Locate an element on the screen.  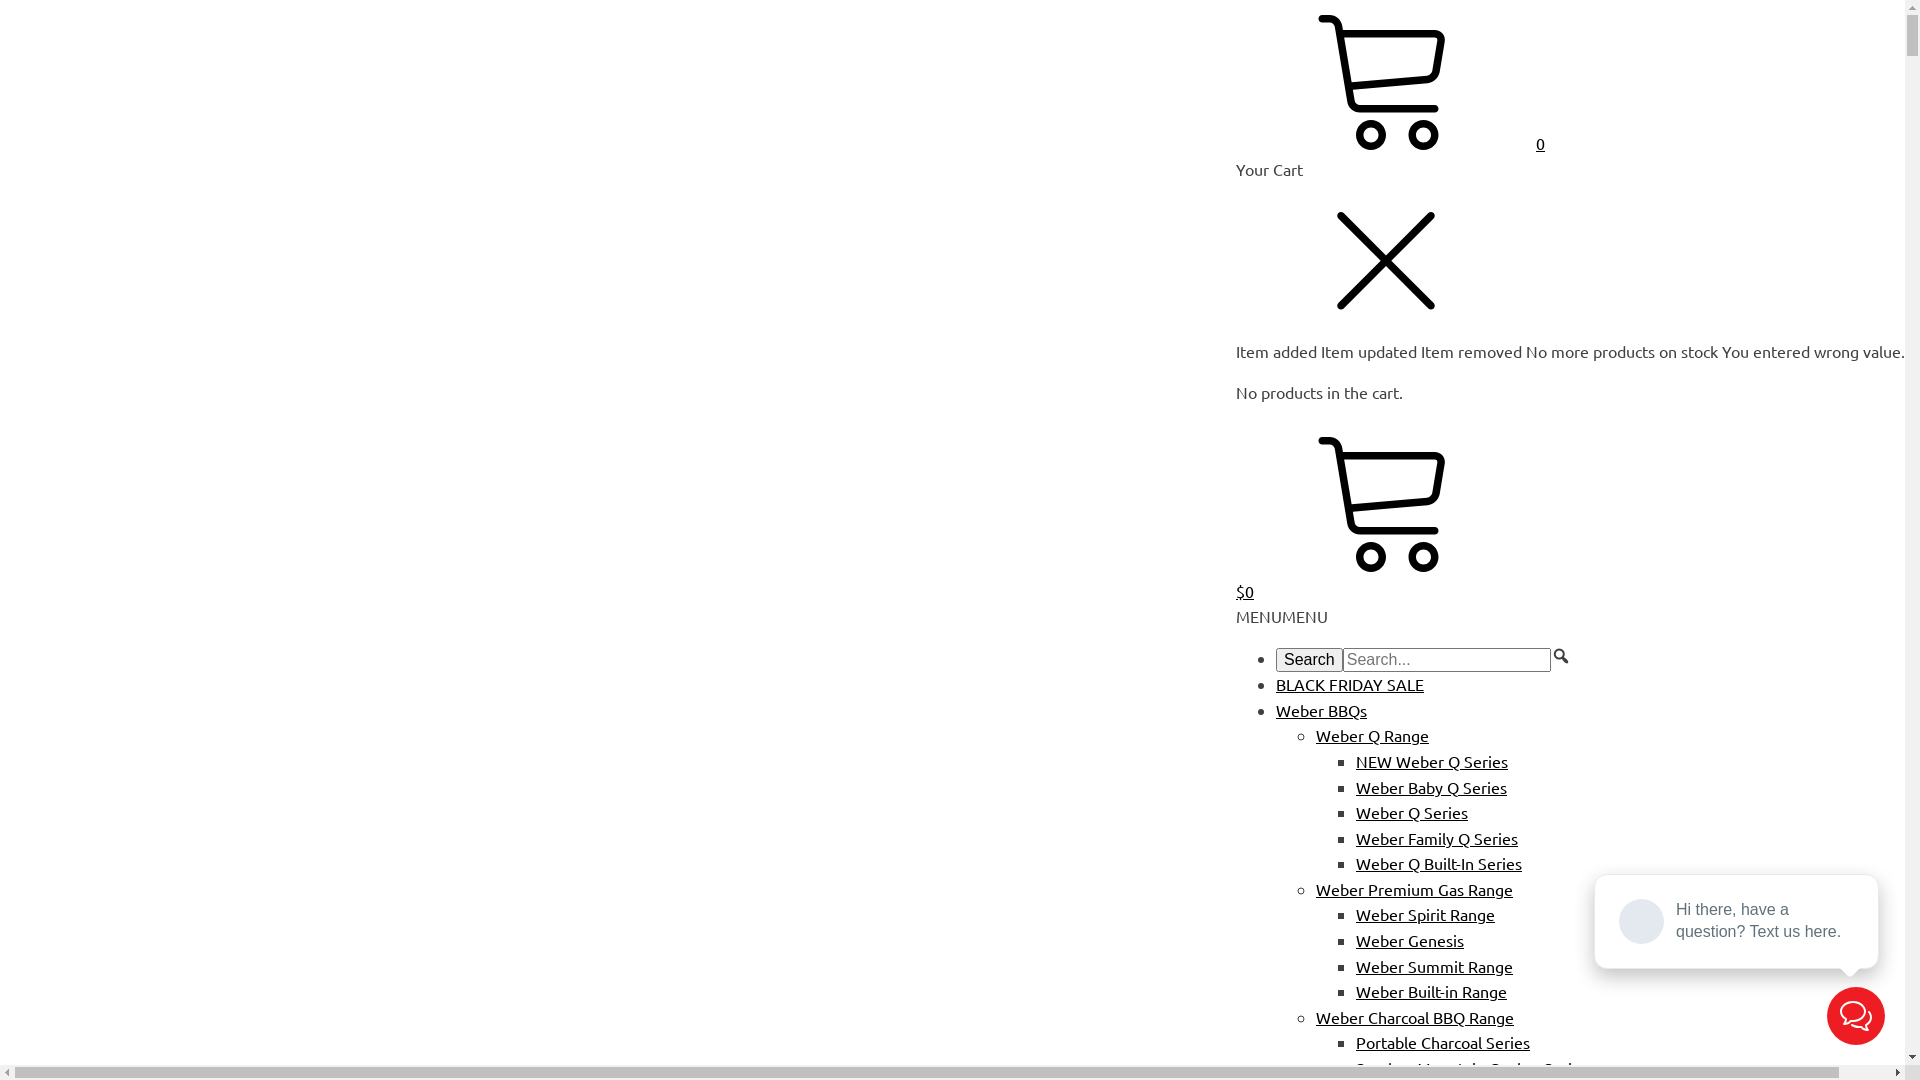
'Weber BBQs' is located at coordinates (1321, 708).